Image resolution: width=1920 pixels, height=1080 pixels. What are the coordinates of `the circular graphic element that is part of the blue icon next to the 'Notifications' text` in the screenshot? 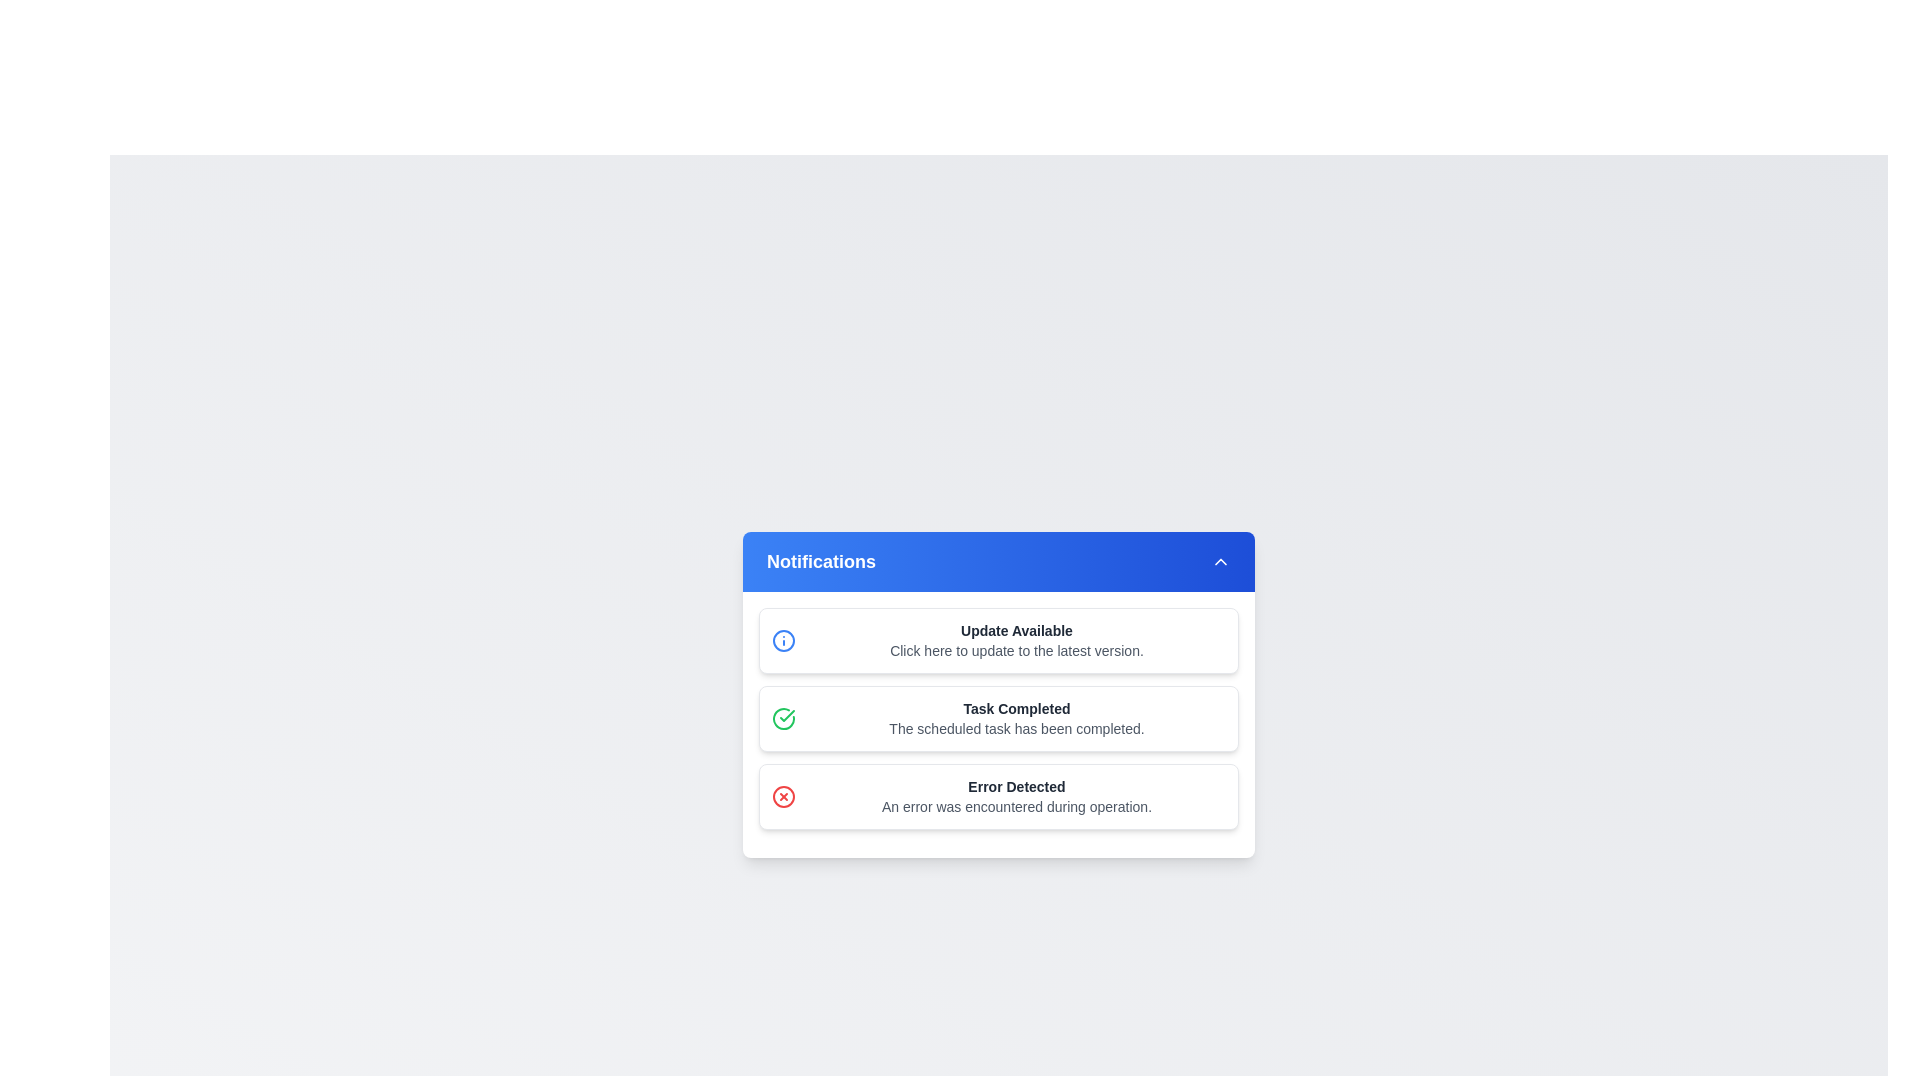 It's located at (782, 640).